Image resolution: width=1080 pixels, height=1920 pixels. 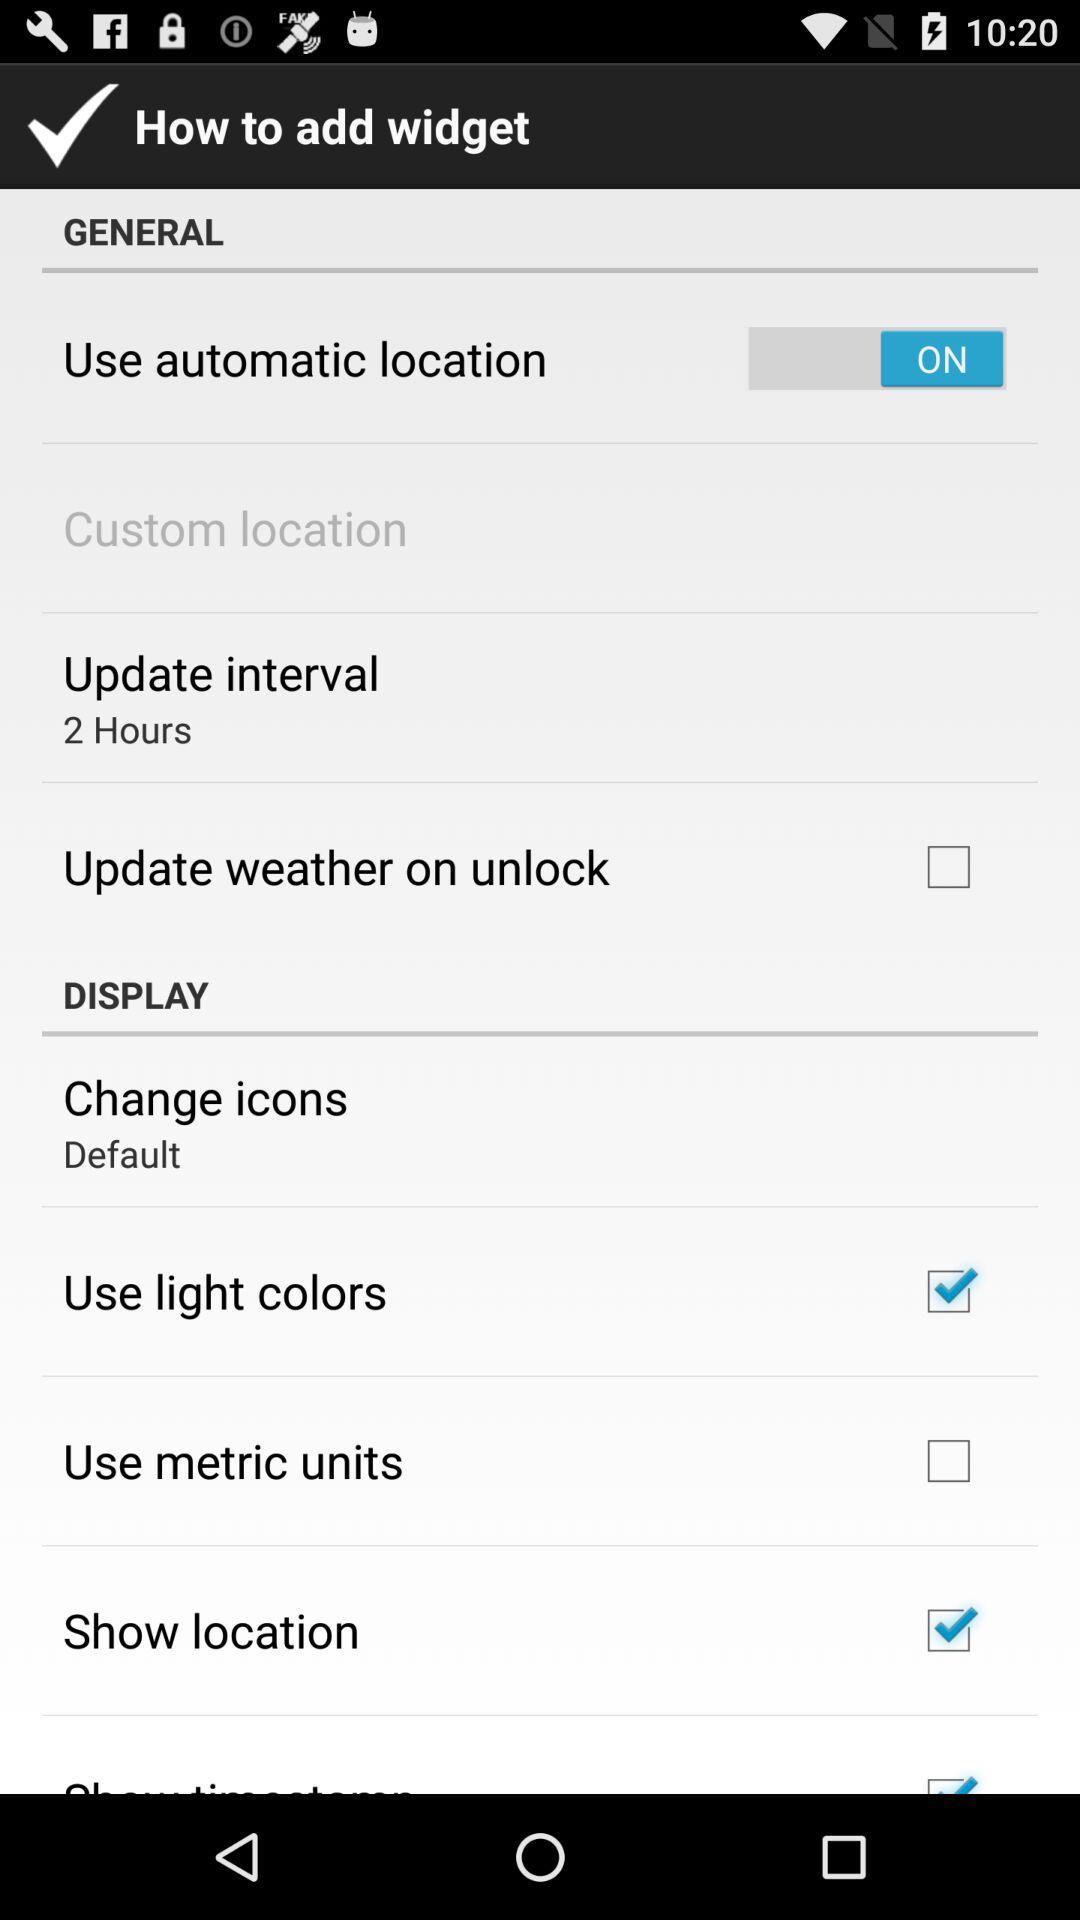 What do you see at coordinates (127, 728) in the screenshot?
I see `2 hours item` at bounding box center [127, 728].